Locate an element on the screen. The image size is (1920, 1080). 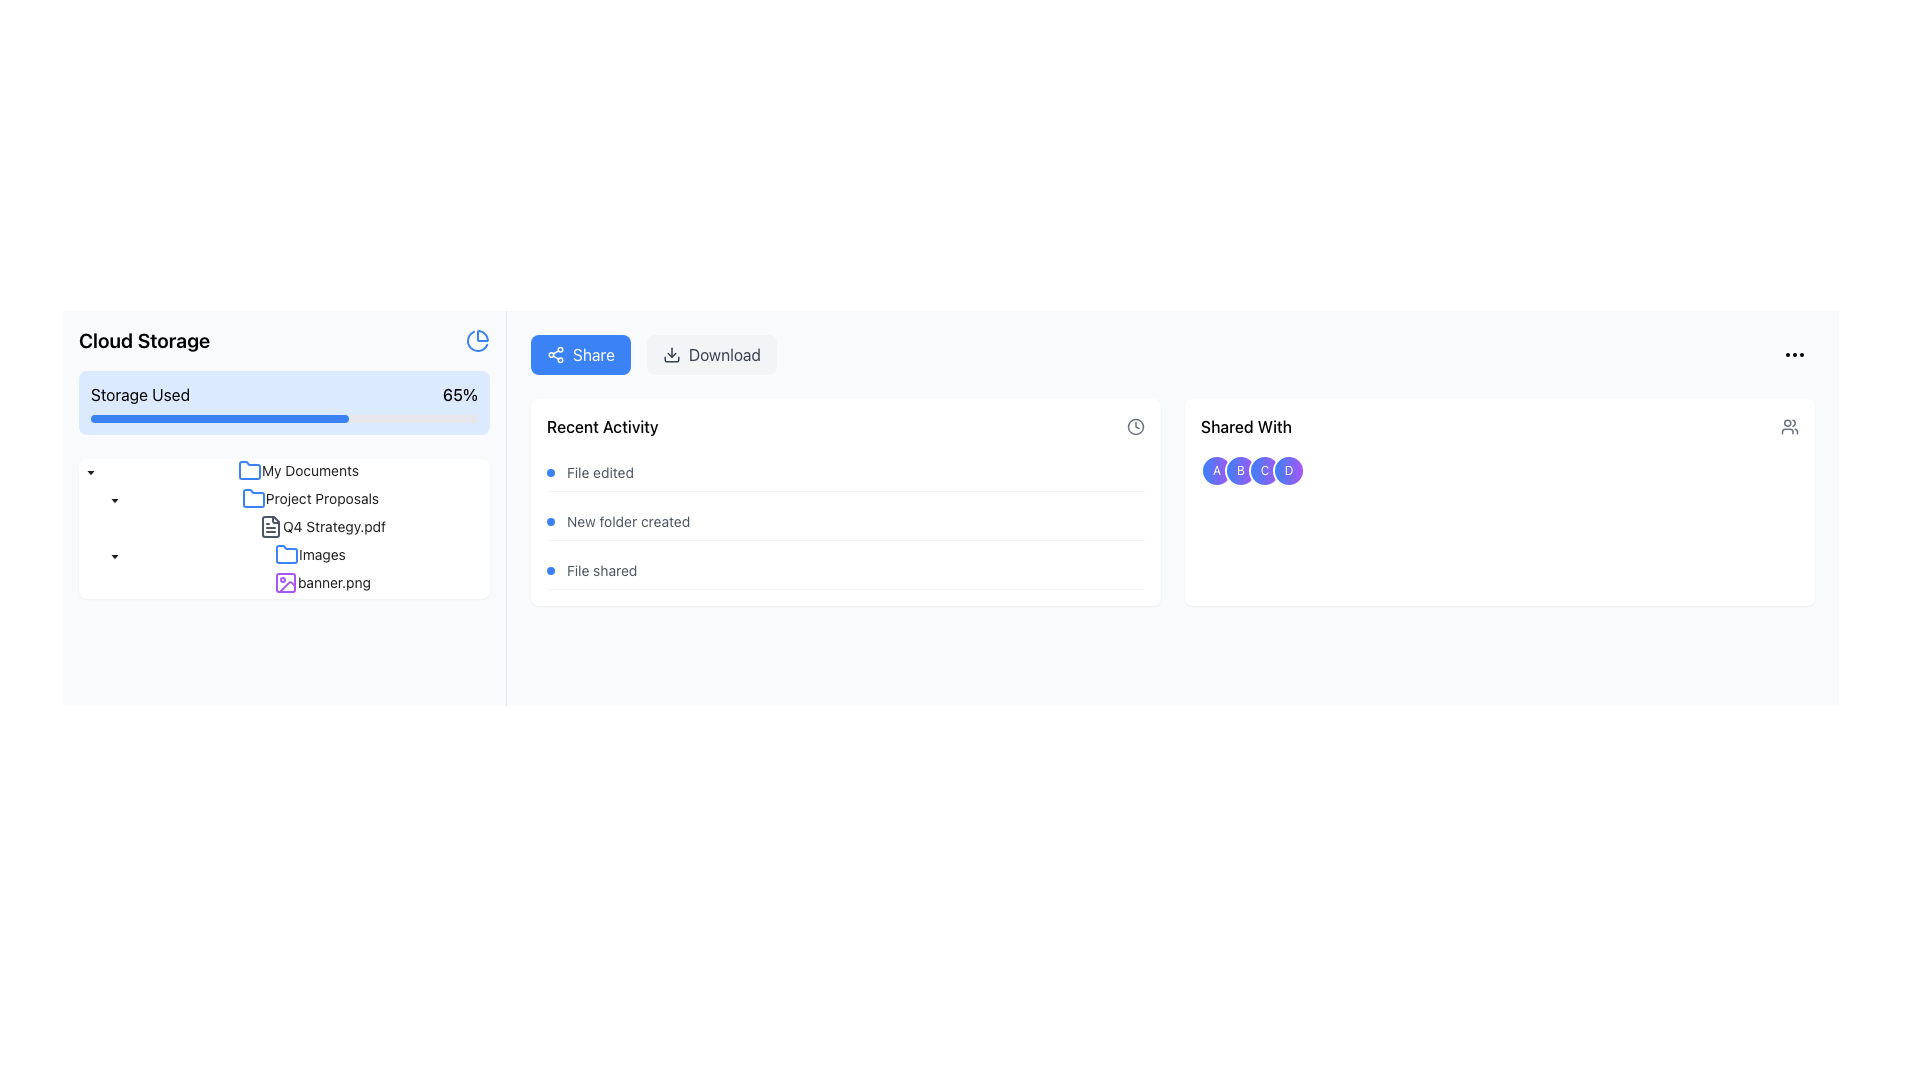
the 'Images' folder navigation item located is located at coordinates (309, 555).